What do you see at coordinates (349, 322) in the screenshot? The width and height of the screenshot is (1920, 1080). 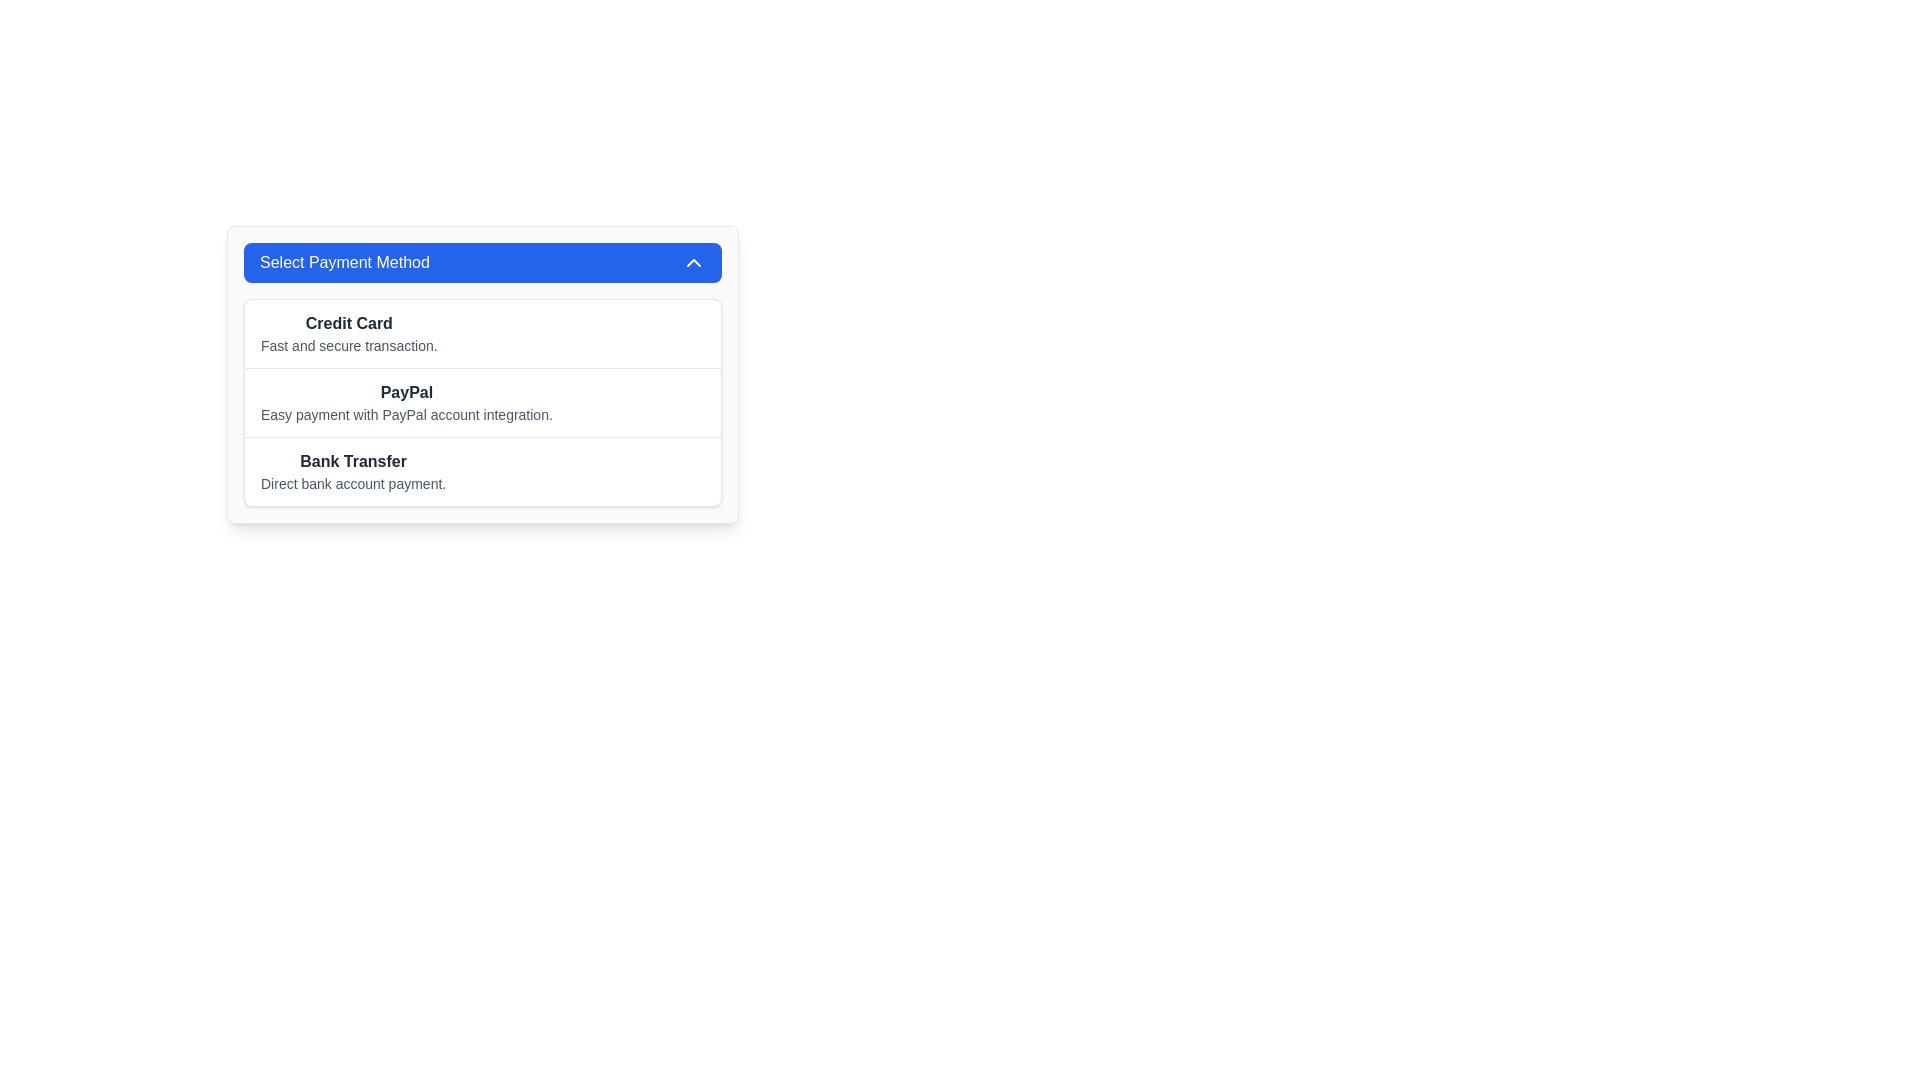 I see `the 'Credit Card' label that identifies the payment method option in the selection interface` at bounding box center [349, 322].